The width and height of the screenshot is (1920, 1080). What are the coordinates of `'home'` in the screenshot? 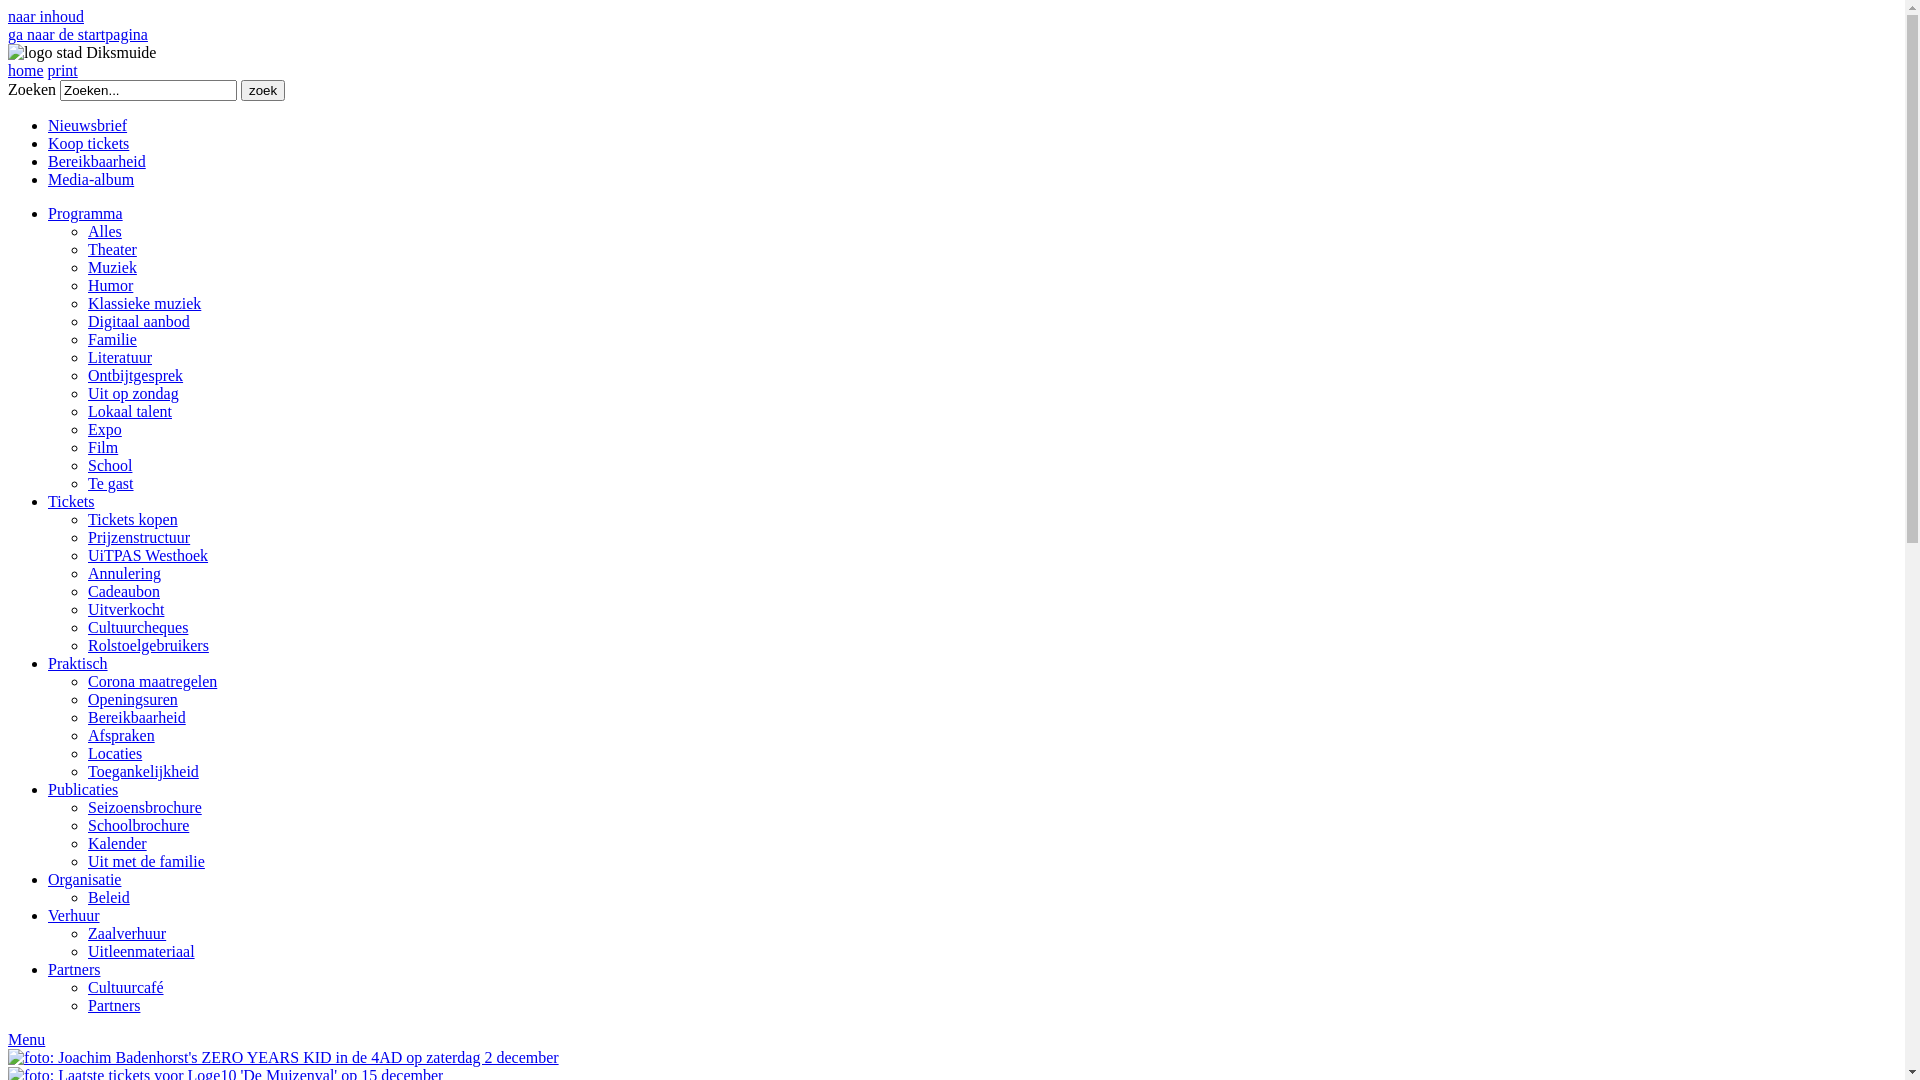 It's located at (25, 69).